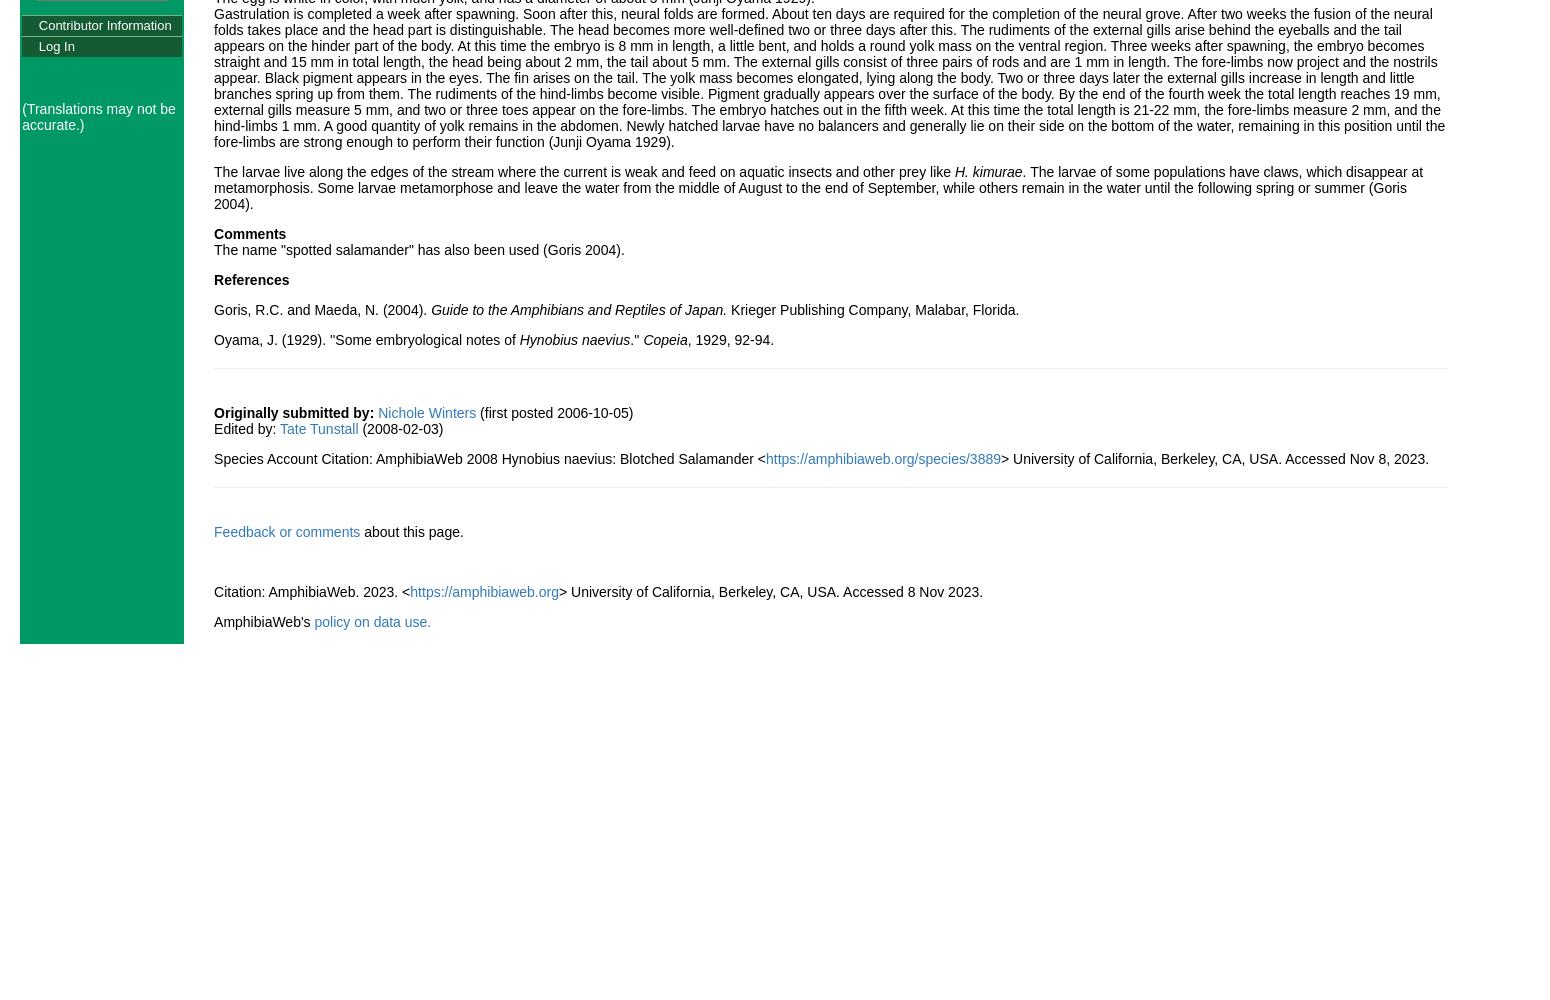 This screenshot has width=1550, height=1000. I want to click on '(first posted 2006-10-05)', so click(475, 412).